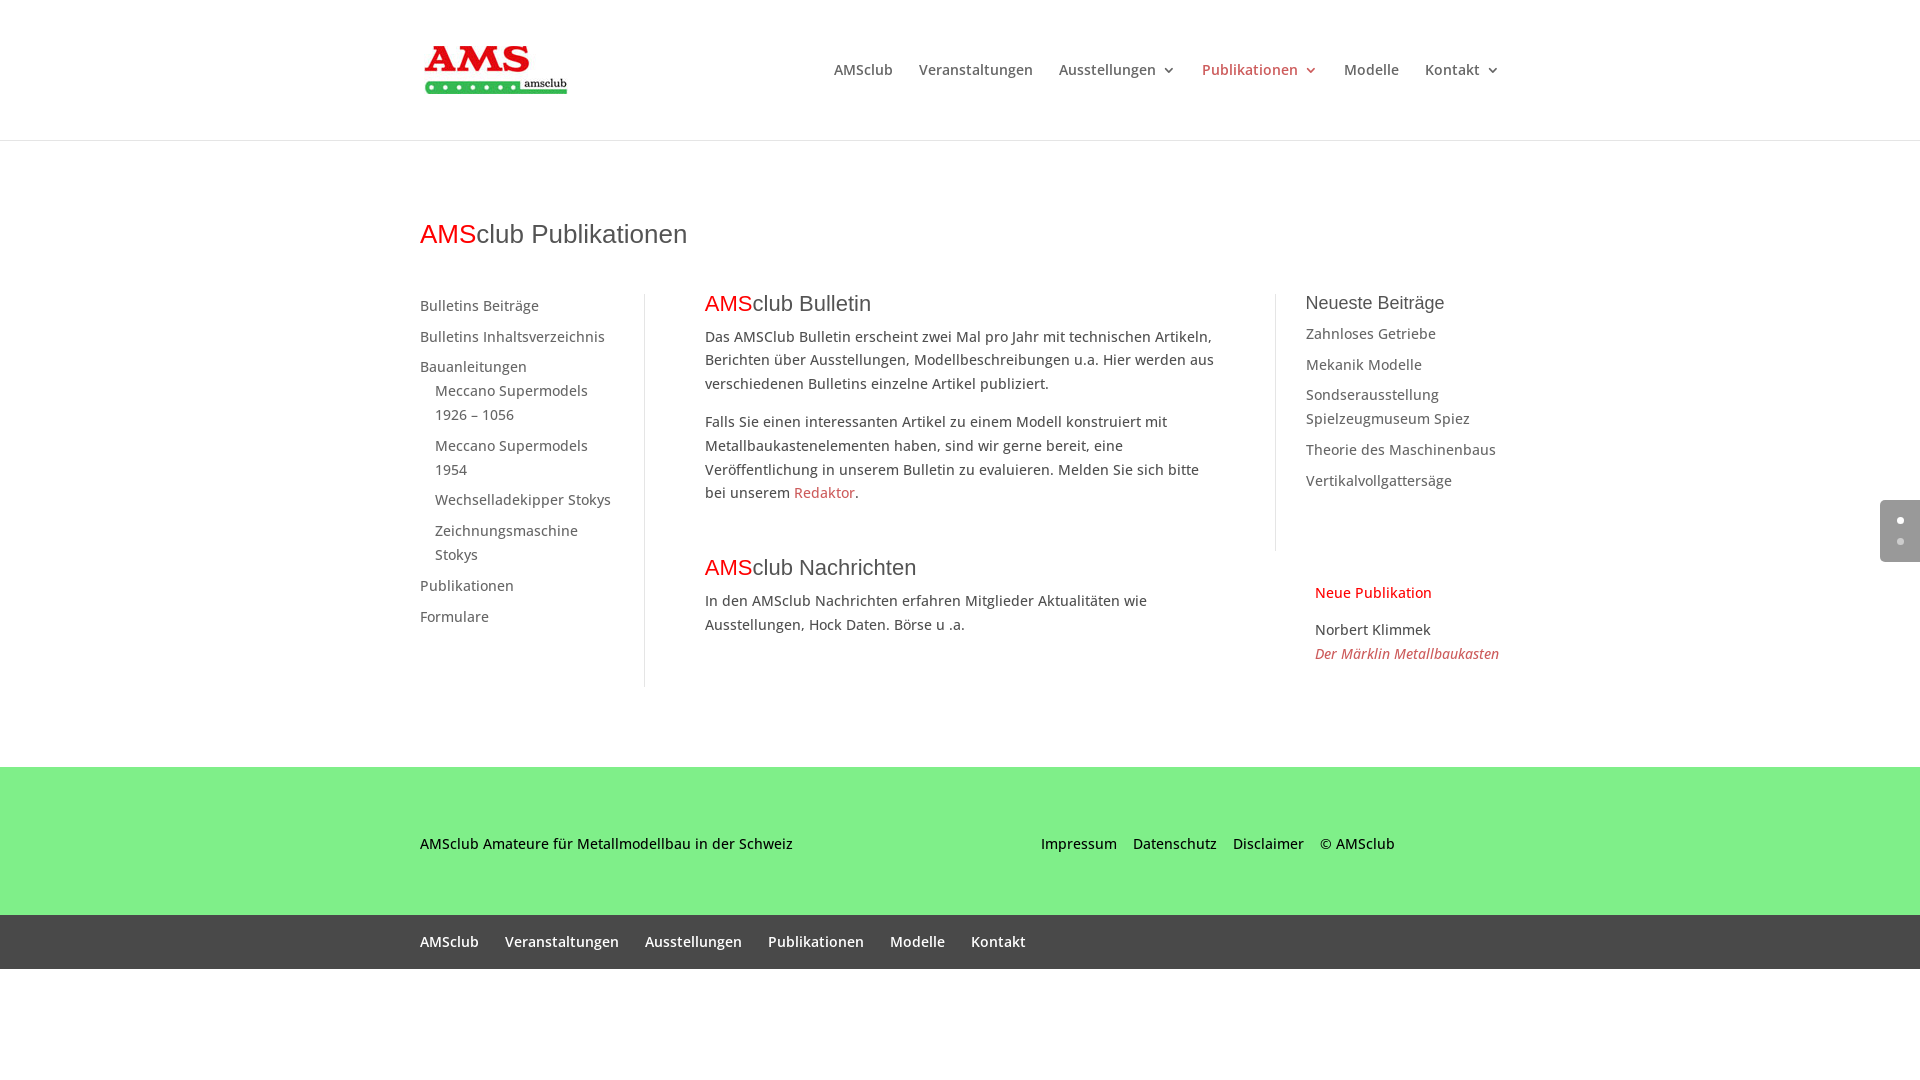 The image size is (1920, 1080). What do you see at coordinates (448, 941) in the screenshot?
I see `'AMSclub'` at bounding box center [448, 941].